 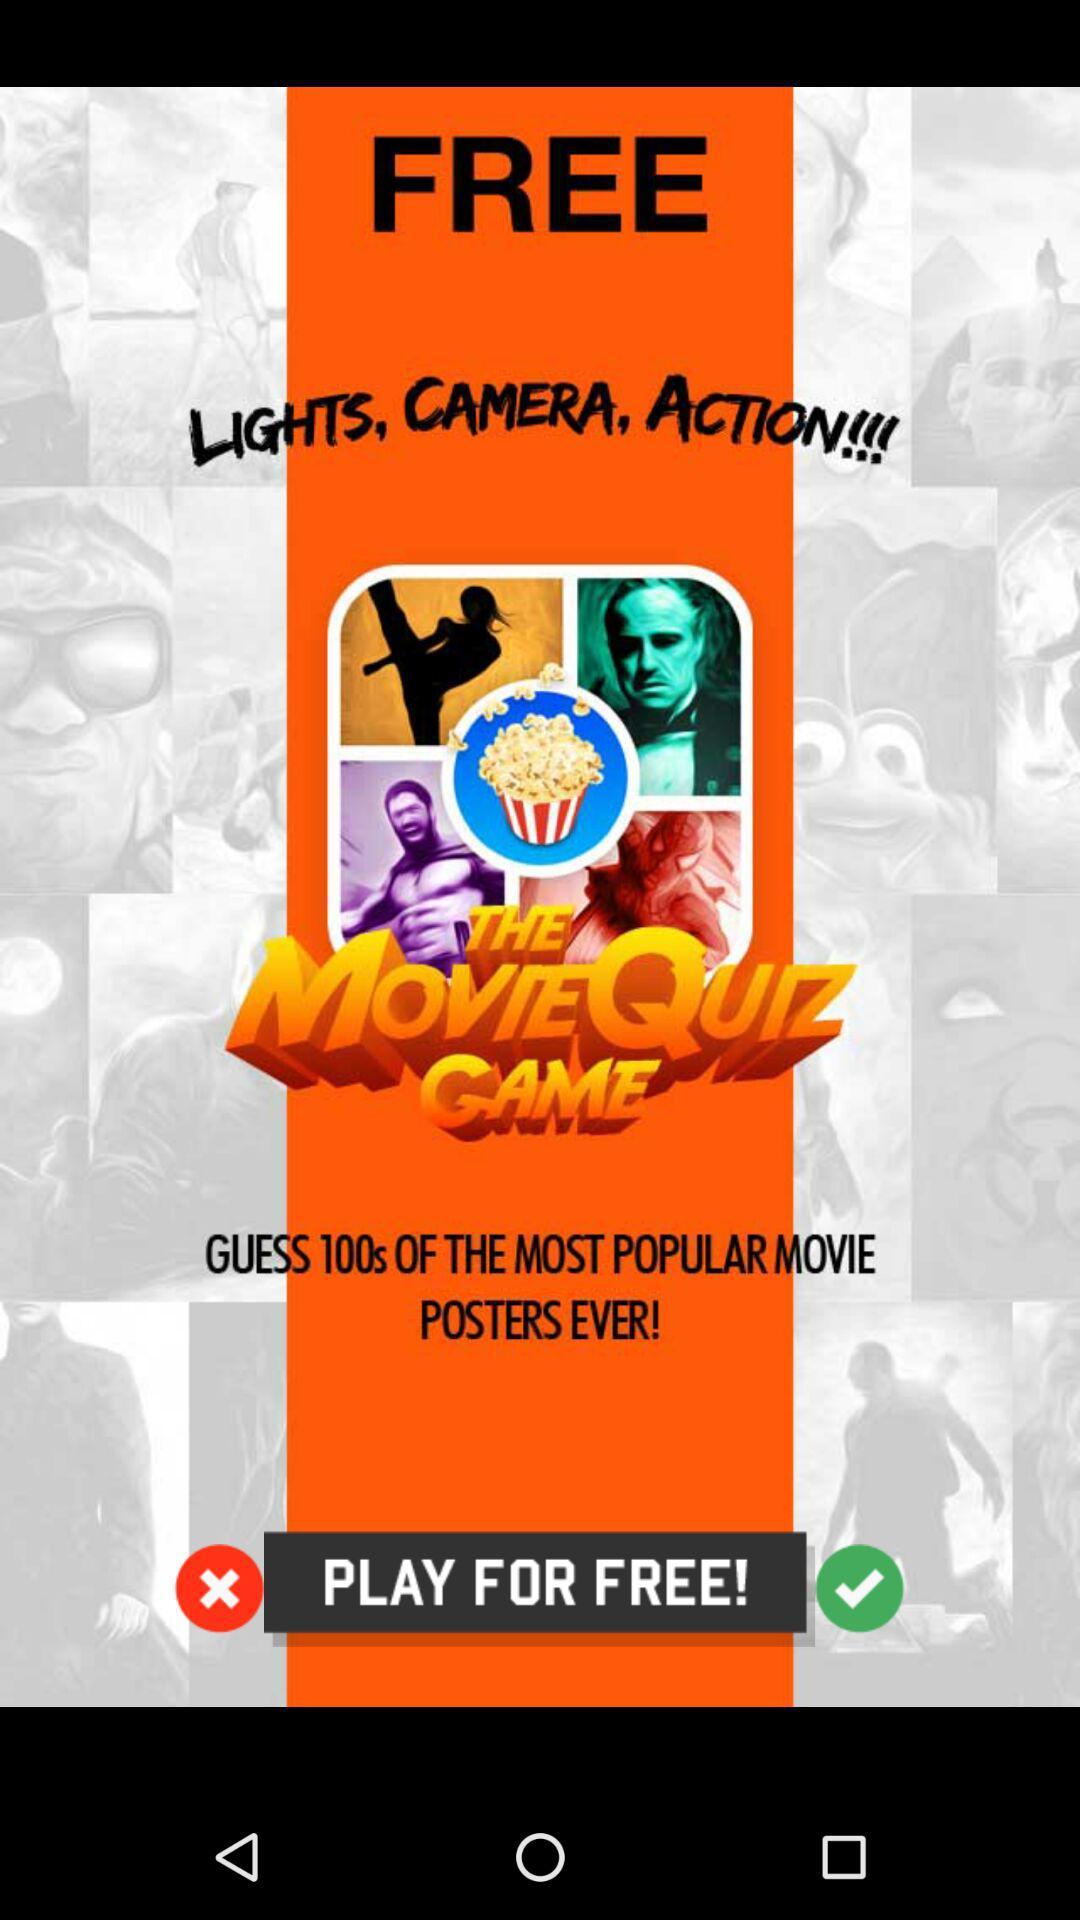 What do you see at coordinates (540, 896) in the screenshot?
I see `launch gameplay` at bounding box center [540, 896].